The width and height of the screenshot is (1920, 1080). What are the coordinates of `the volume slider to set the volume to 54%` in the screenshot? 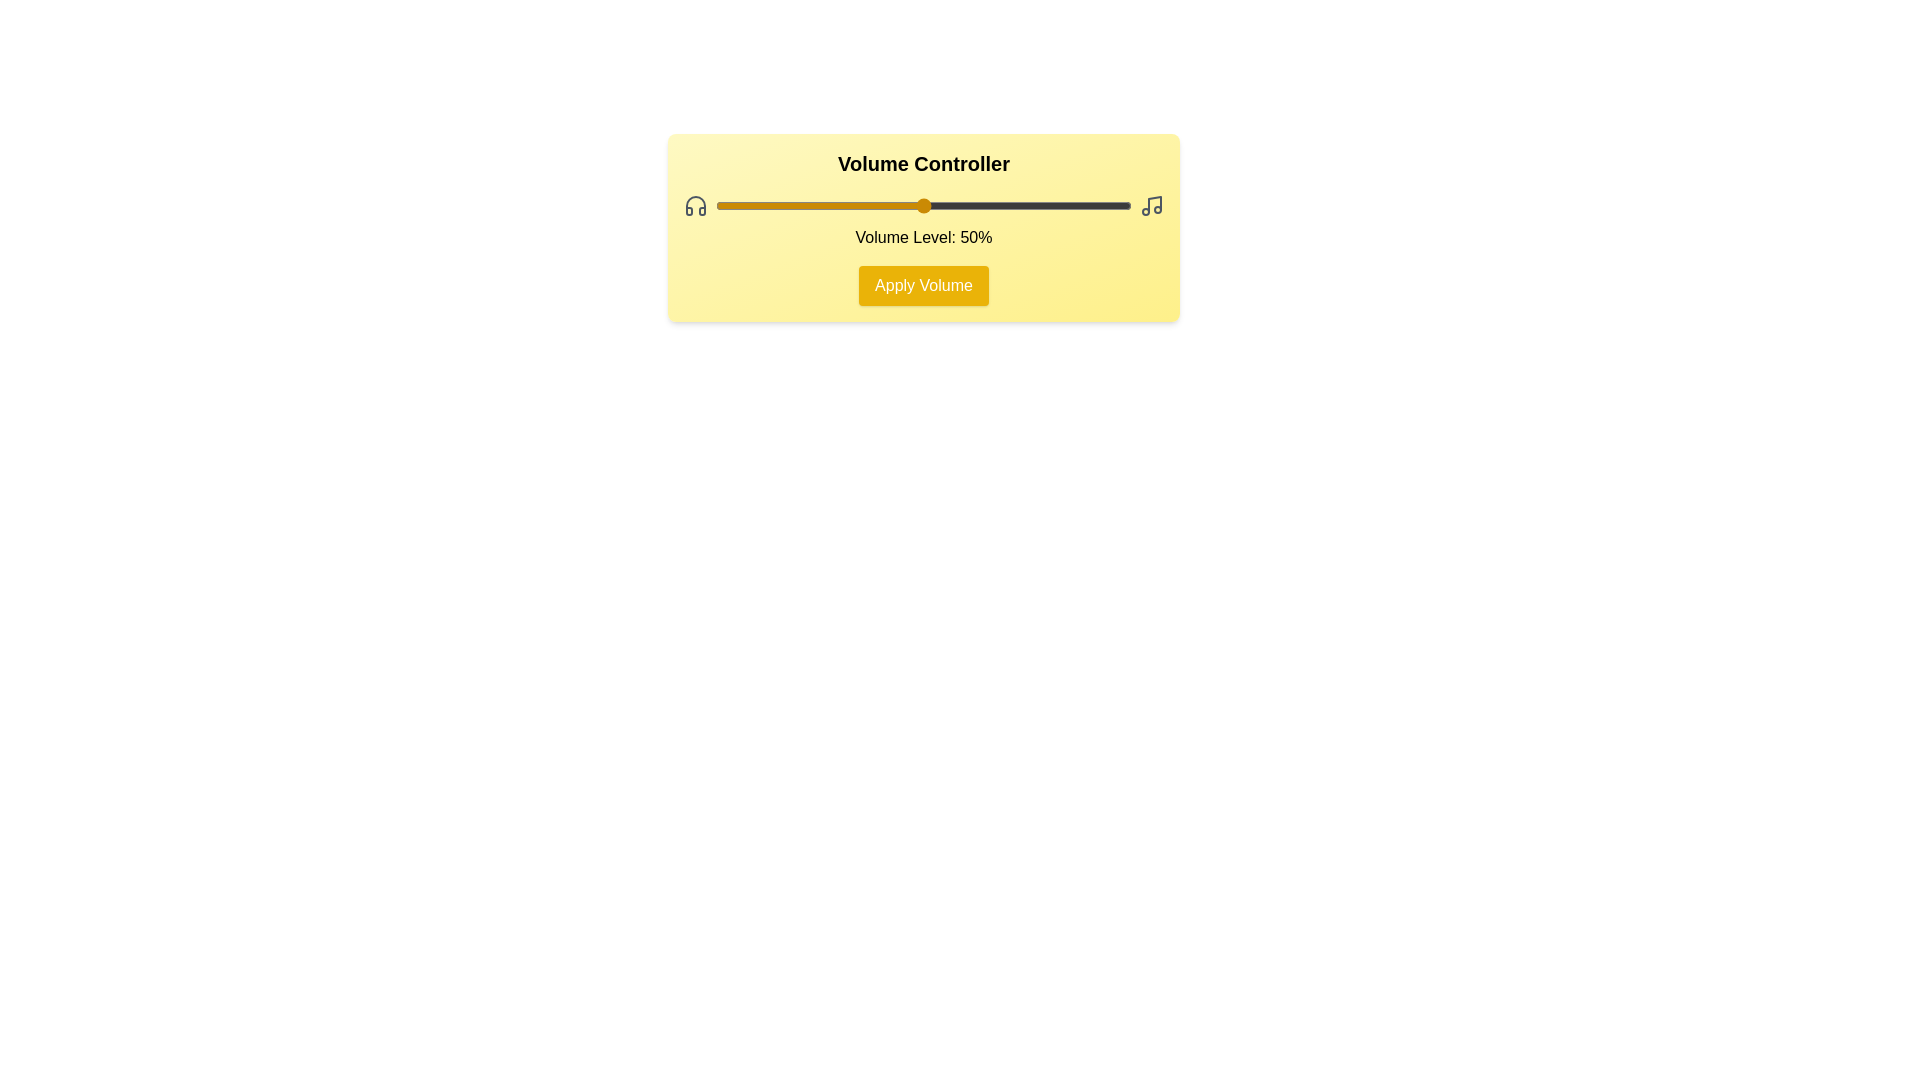 It's located at (939, 205).